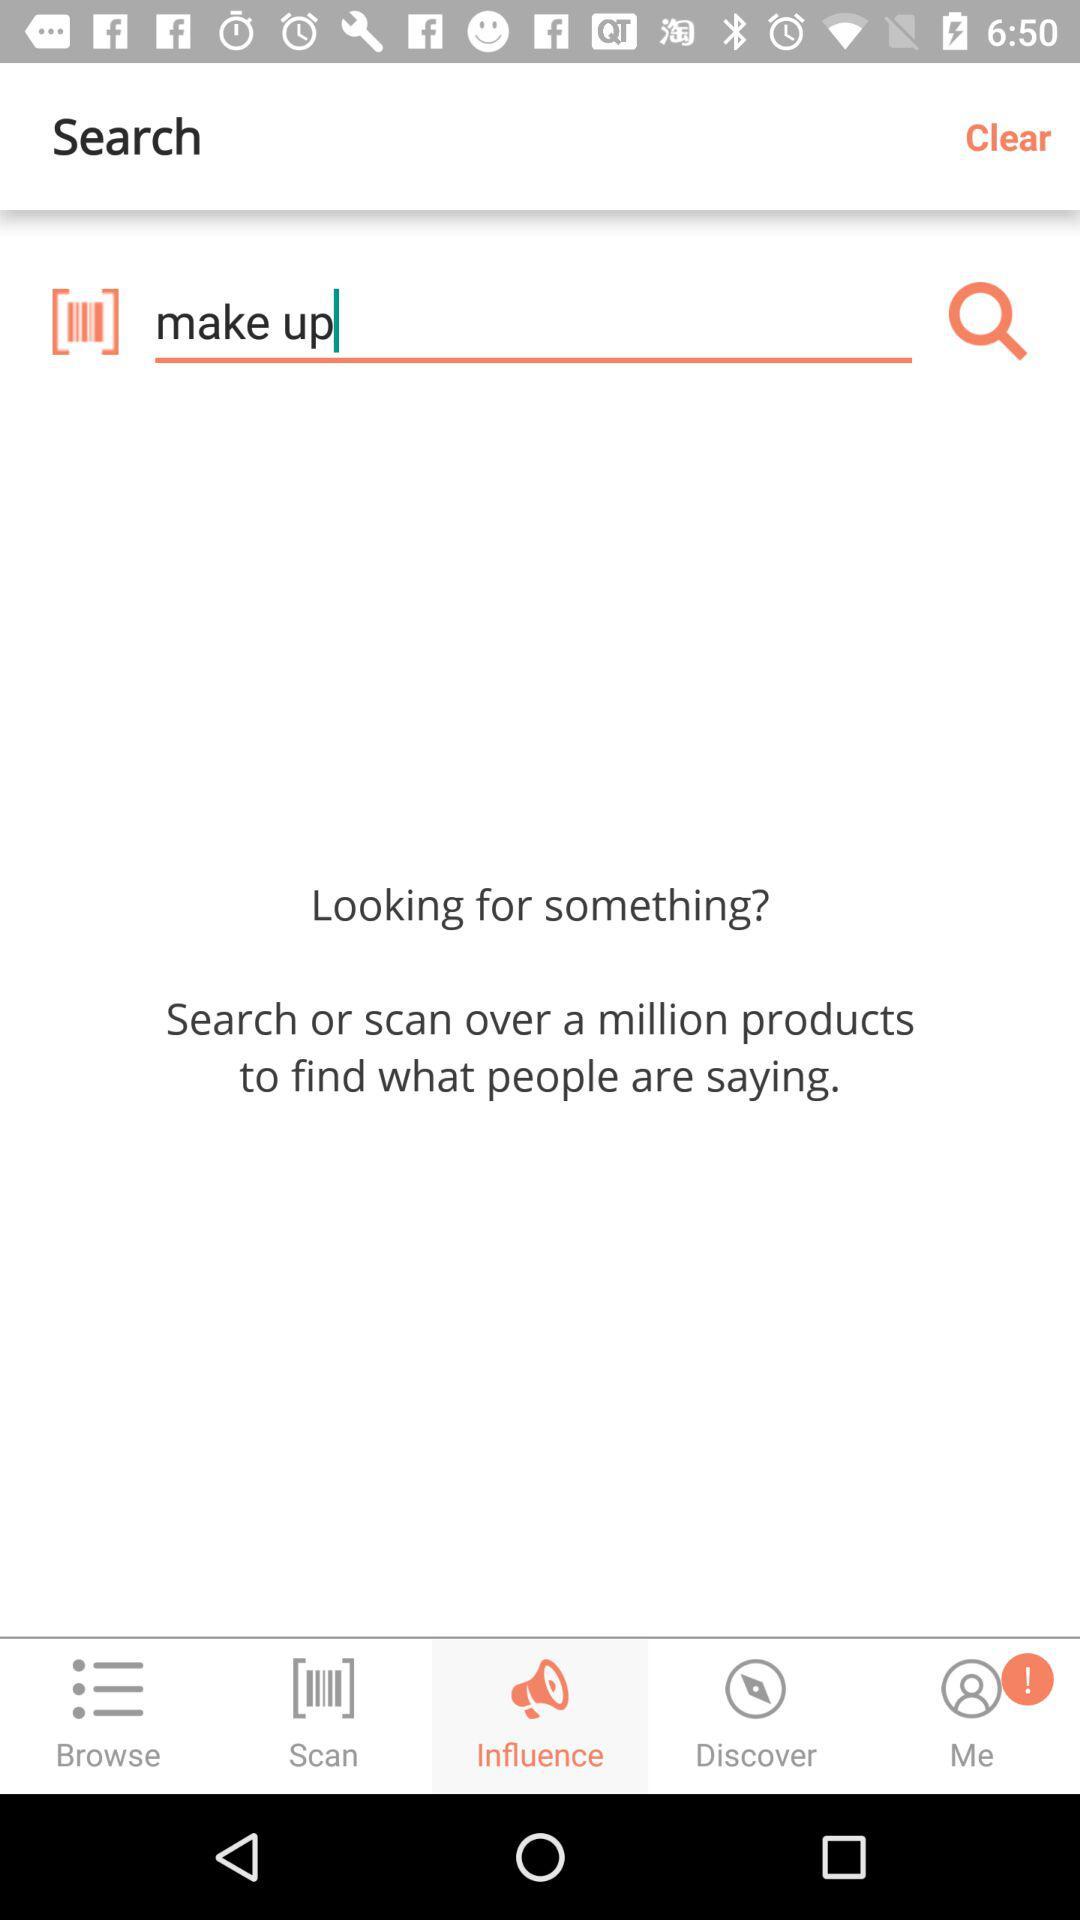  What do you see at coordinates (987, 321) in the screenshot?
I see `search option` at bounding box center [987, 321].